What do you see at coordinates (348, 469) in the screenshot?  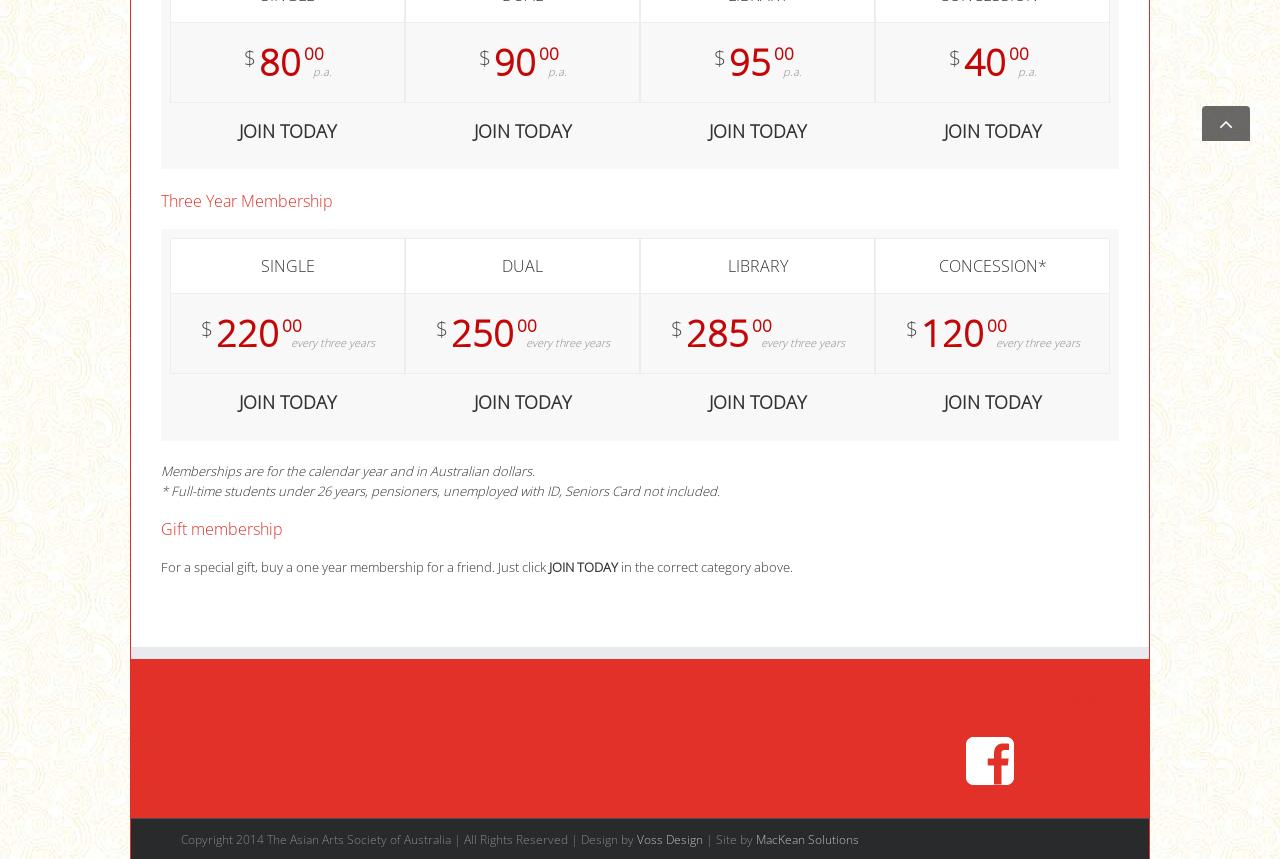 I see `'Memberships are for the calendar year and in Australian dollars.'` at bounding box center [348, 469].